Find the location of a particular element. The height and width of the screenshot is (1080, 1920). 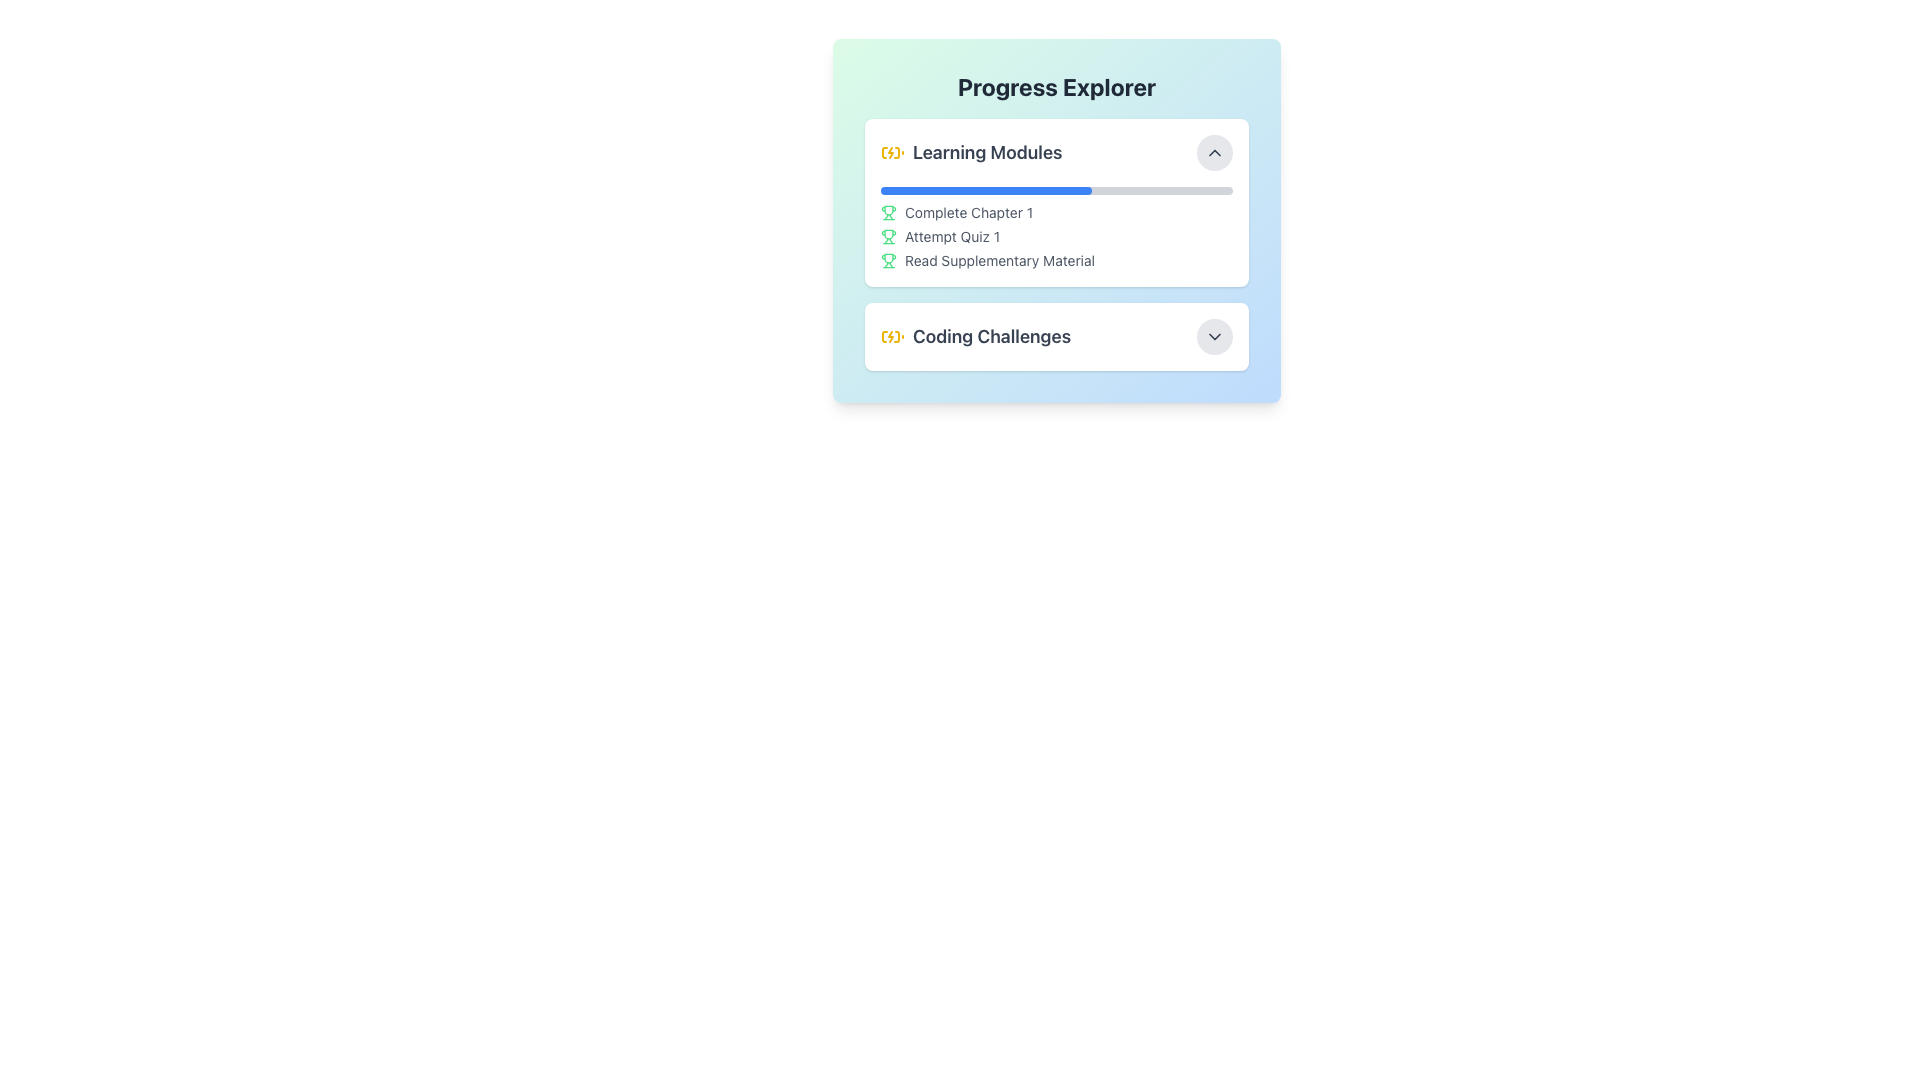

the progress tracking card element located at the center of the interface is located at coordinates (1055, 220).